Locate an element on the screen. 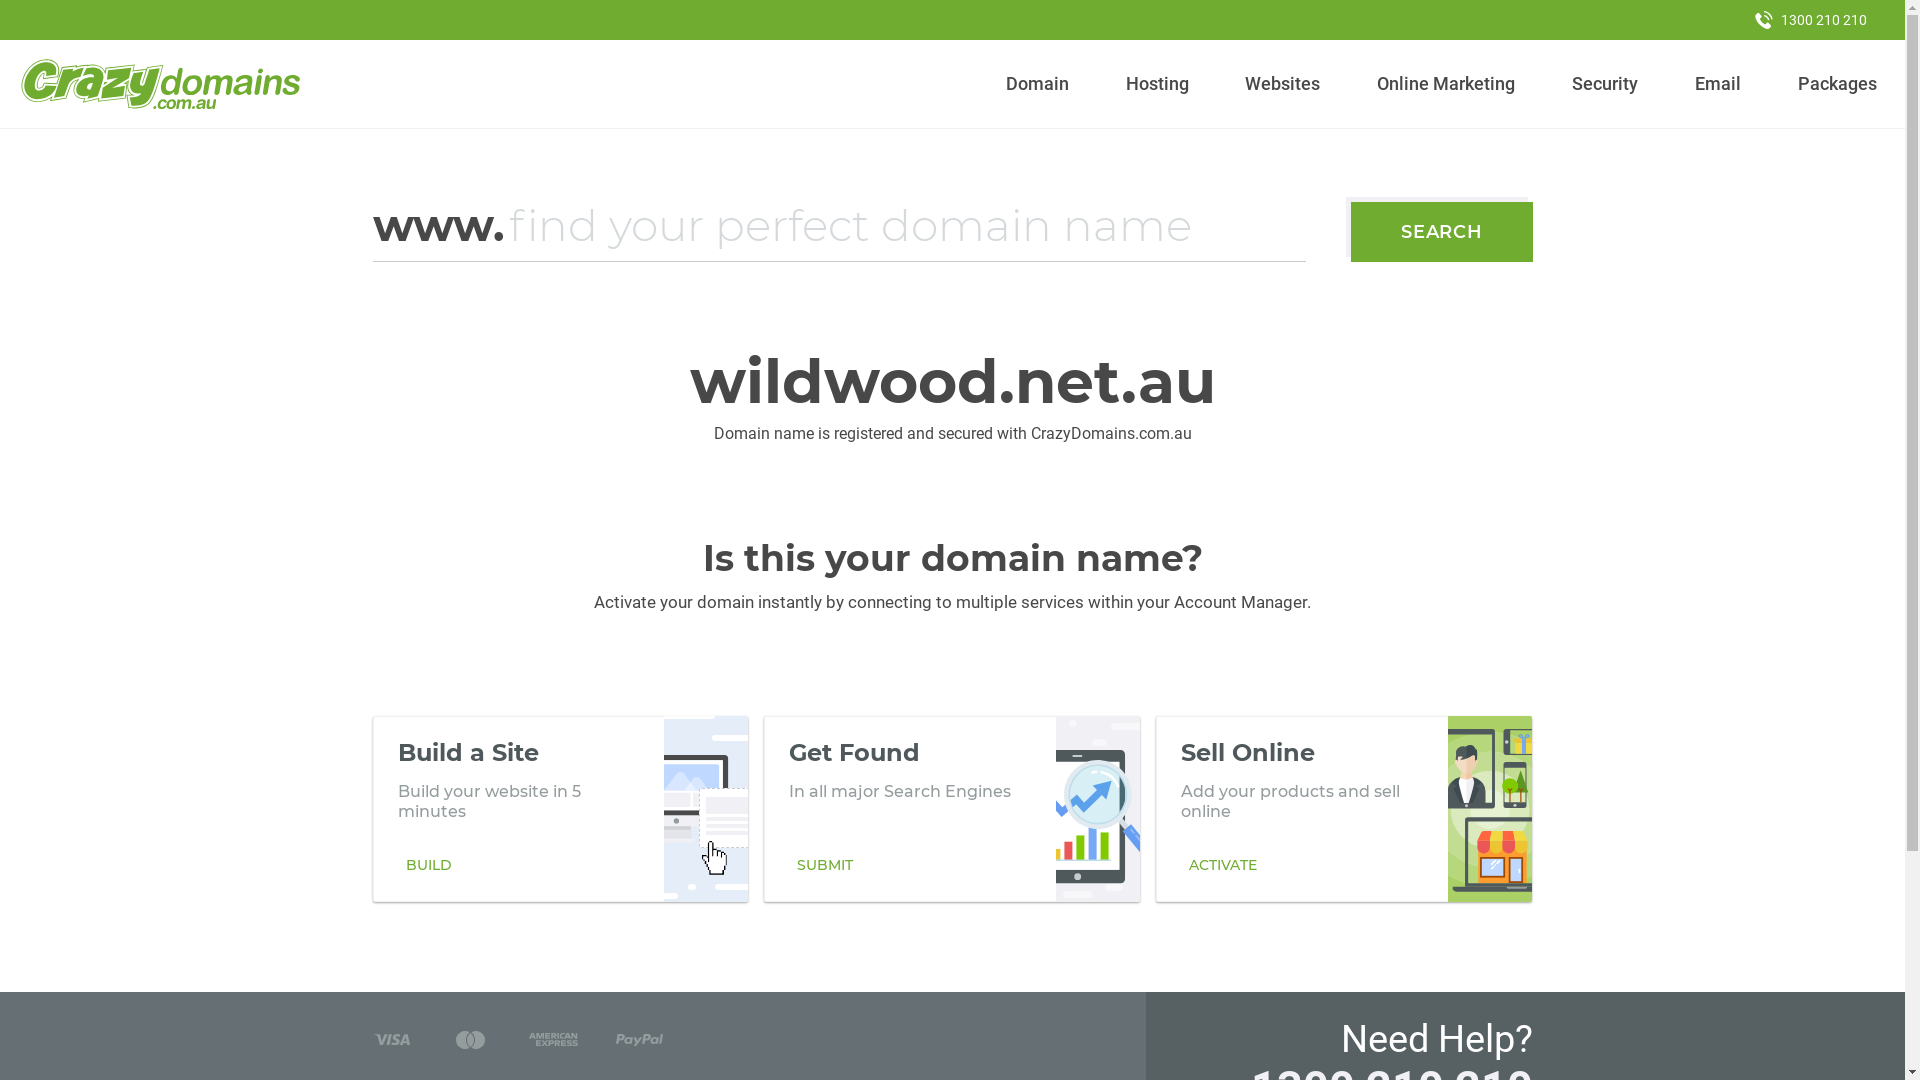  'Get Found is located at coordinates (950, 808).